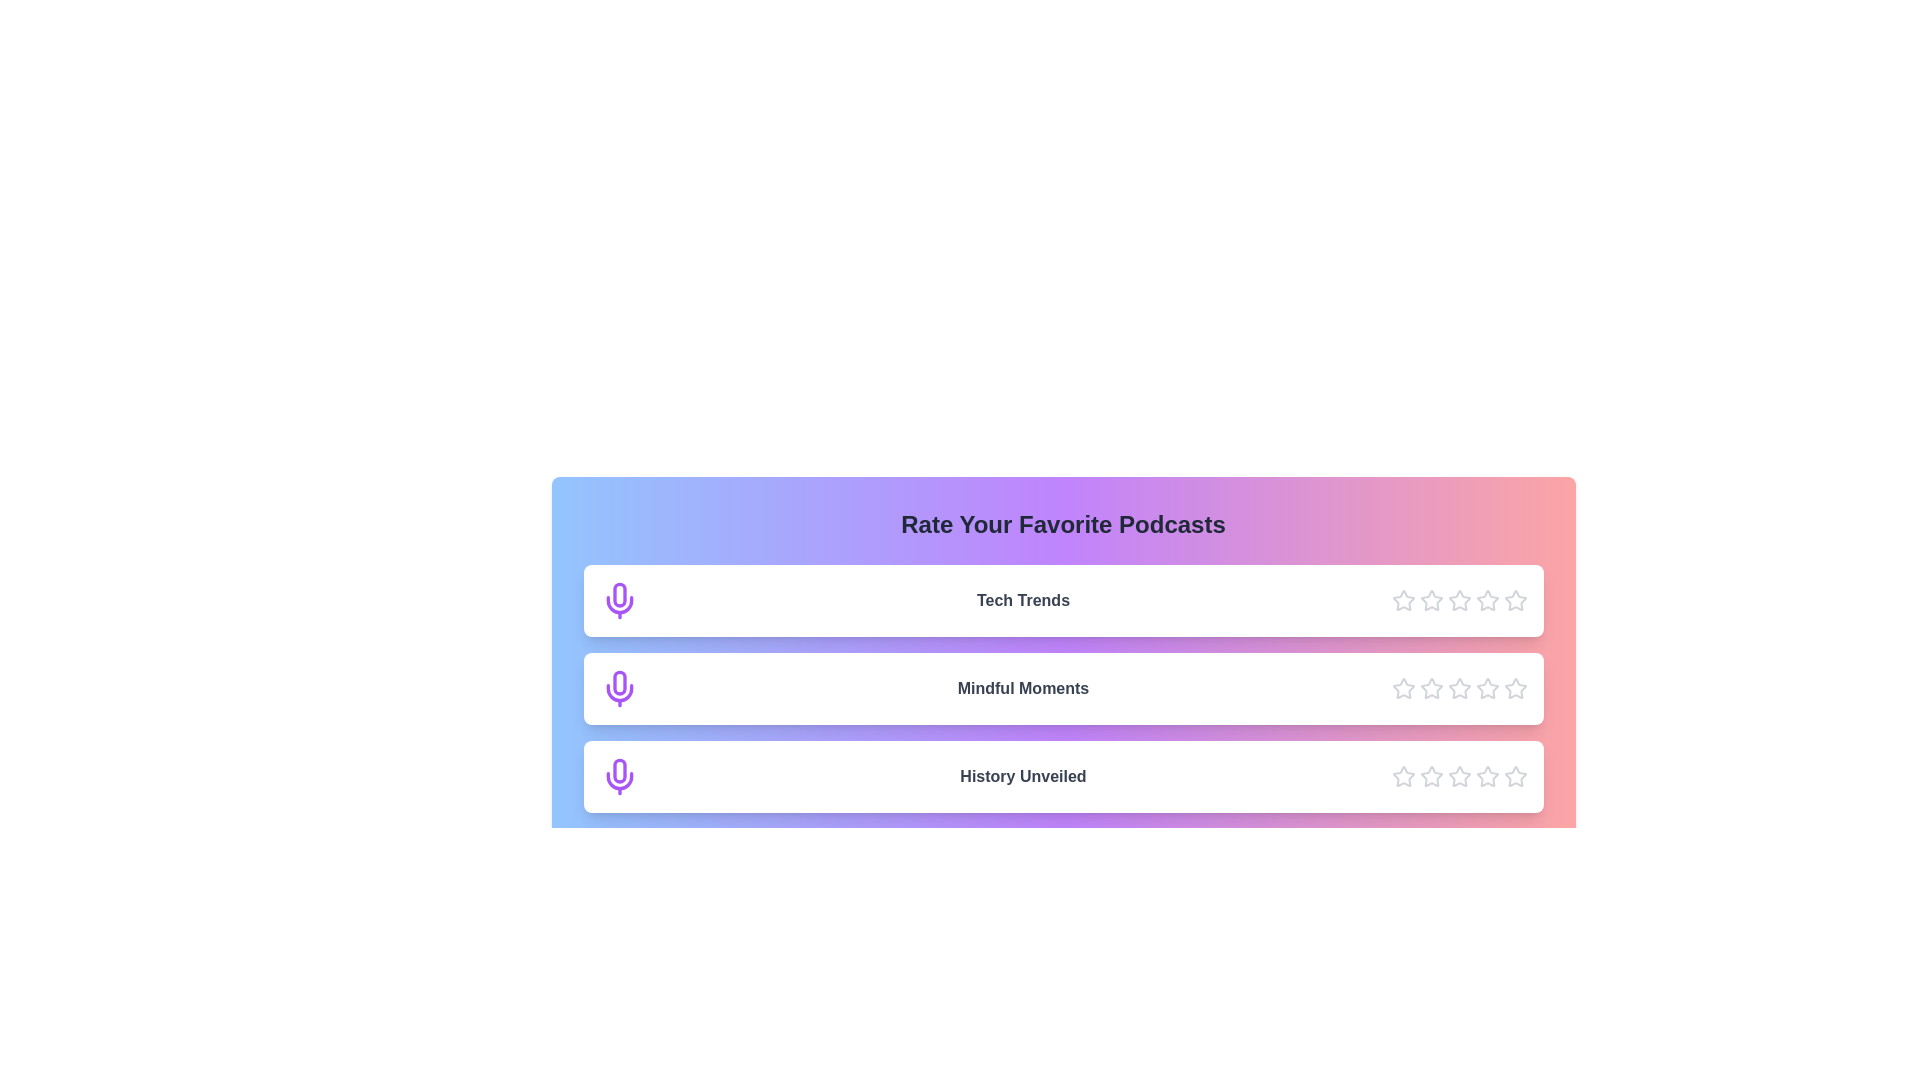  I want to click on the star icon corresponding to 5 stars for the podcast Mindful Moments, so click(1515, 688).